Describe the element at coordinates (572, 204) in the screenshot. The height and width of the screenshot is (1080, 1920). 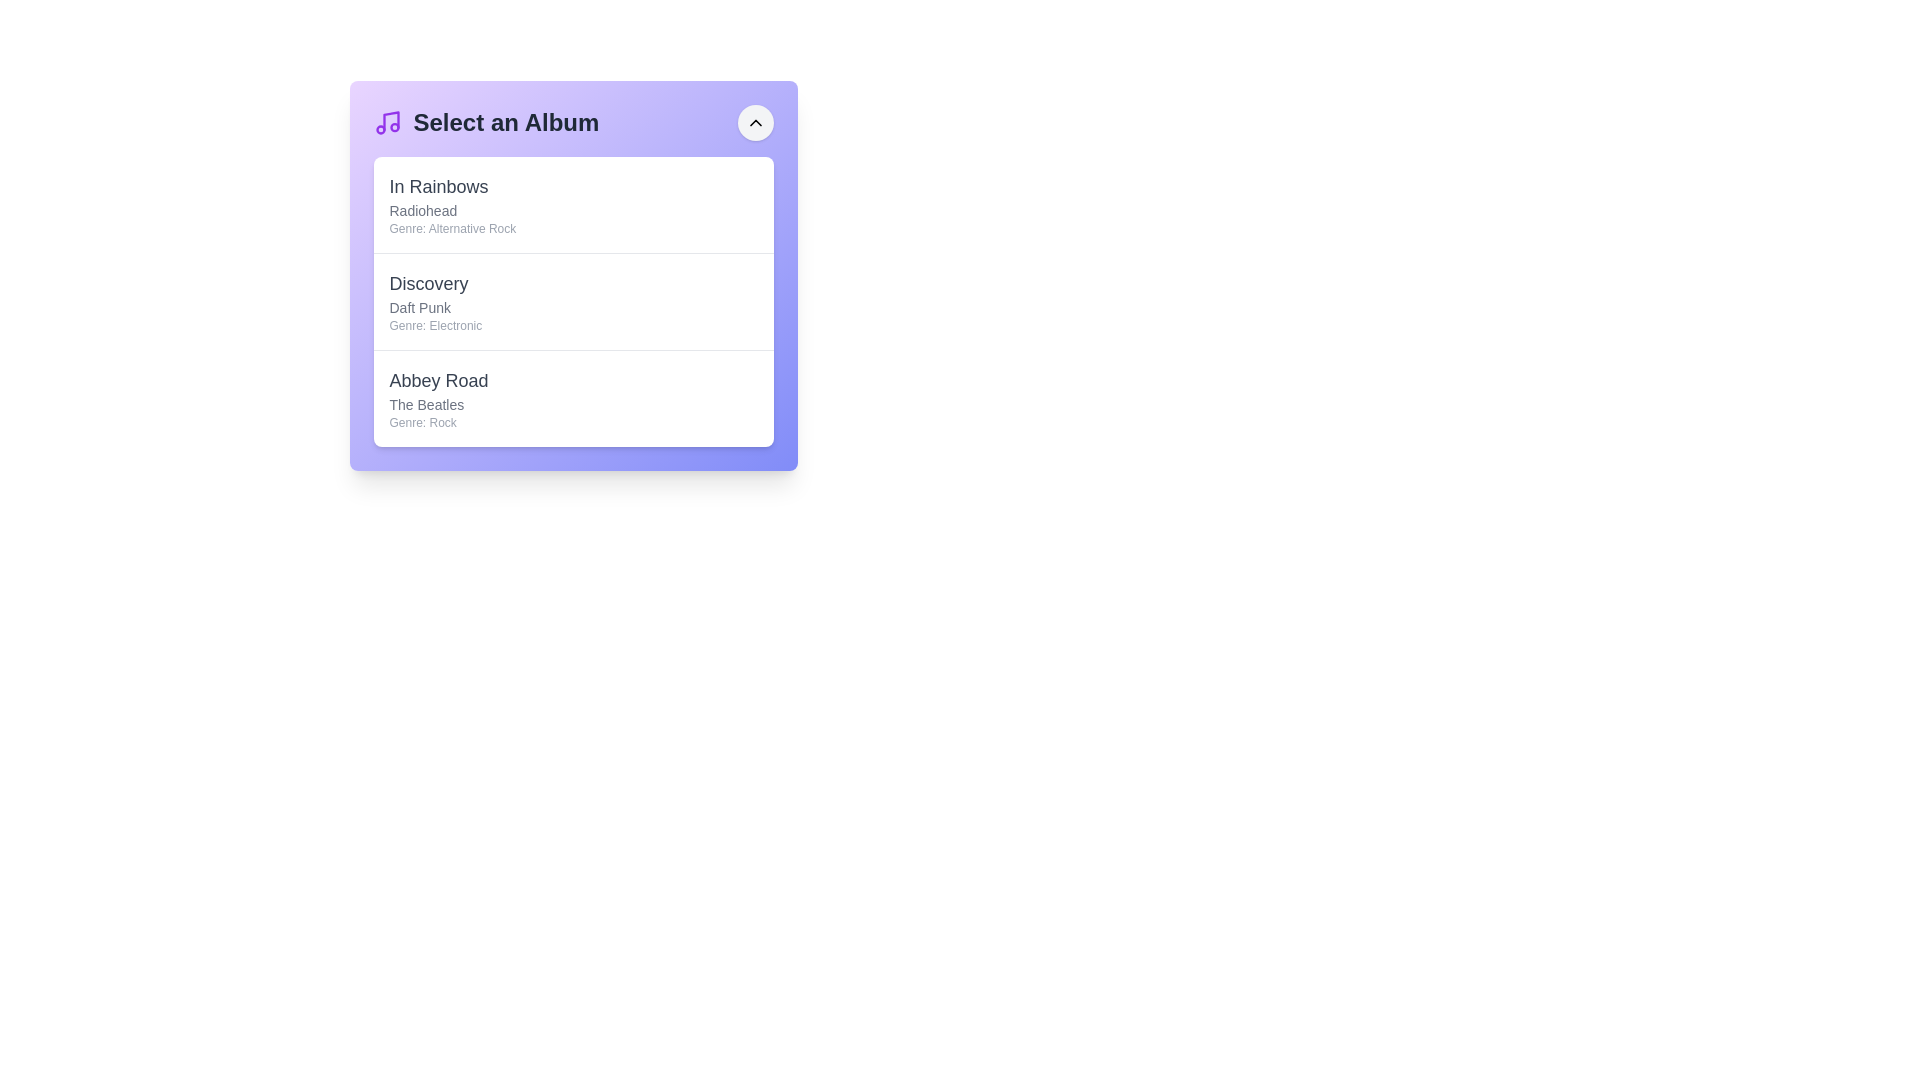
I see `the first List Item element displaying the album 'In Rainbows' by 'Radiohead'` at that location.